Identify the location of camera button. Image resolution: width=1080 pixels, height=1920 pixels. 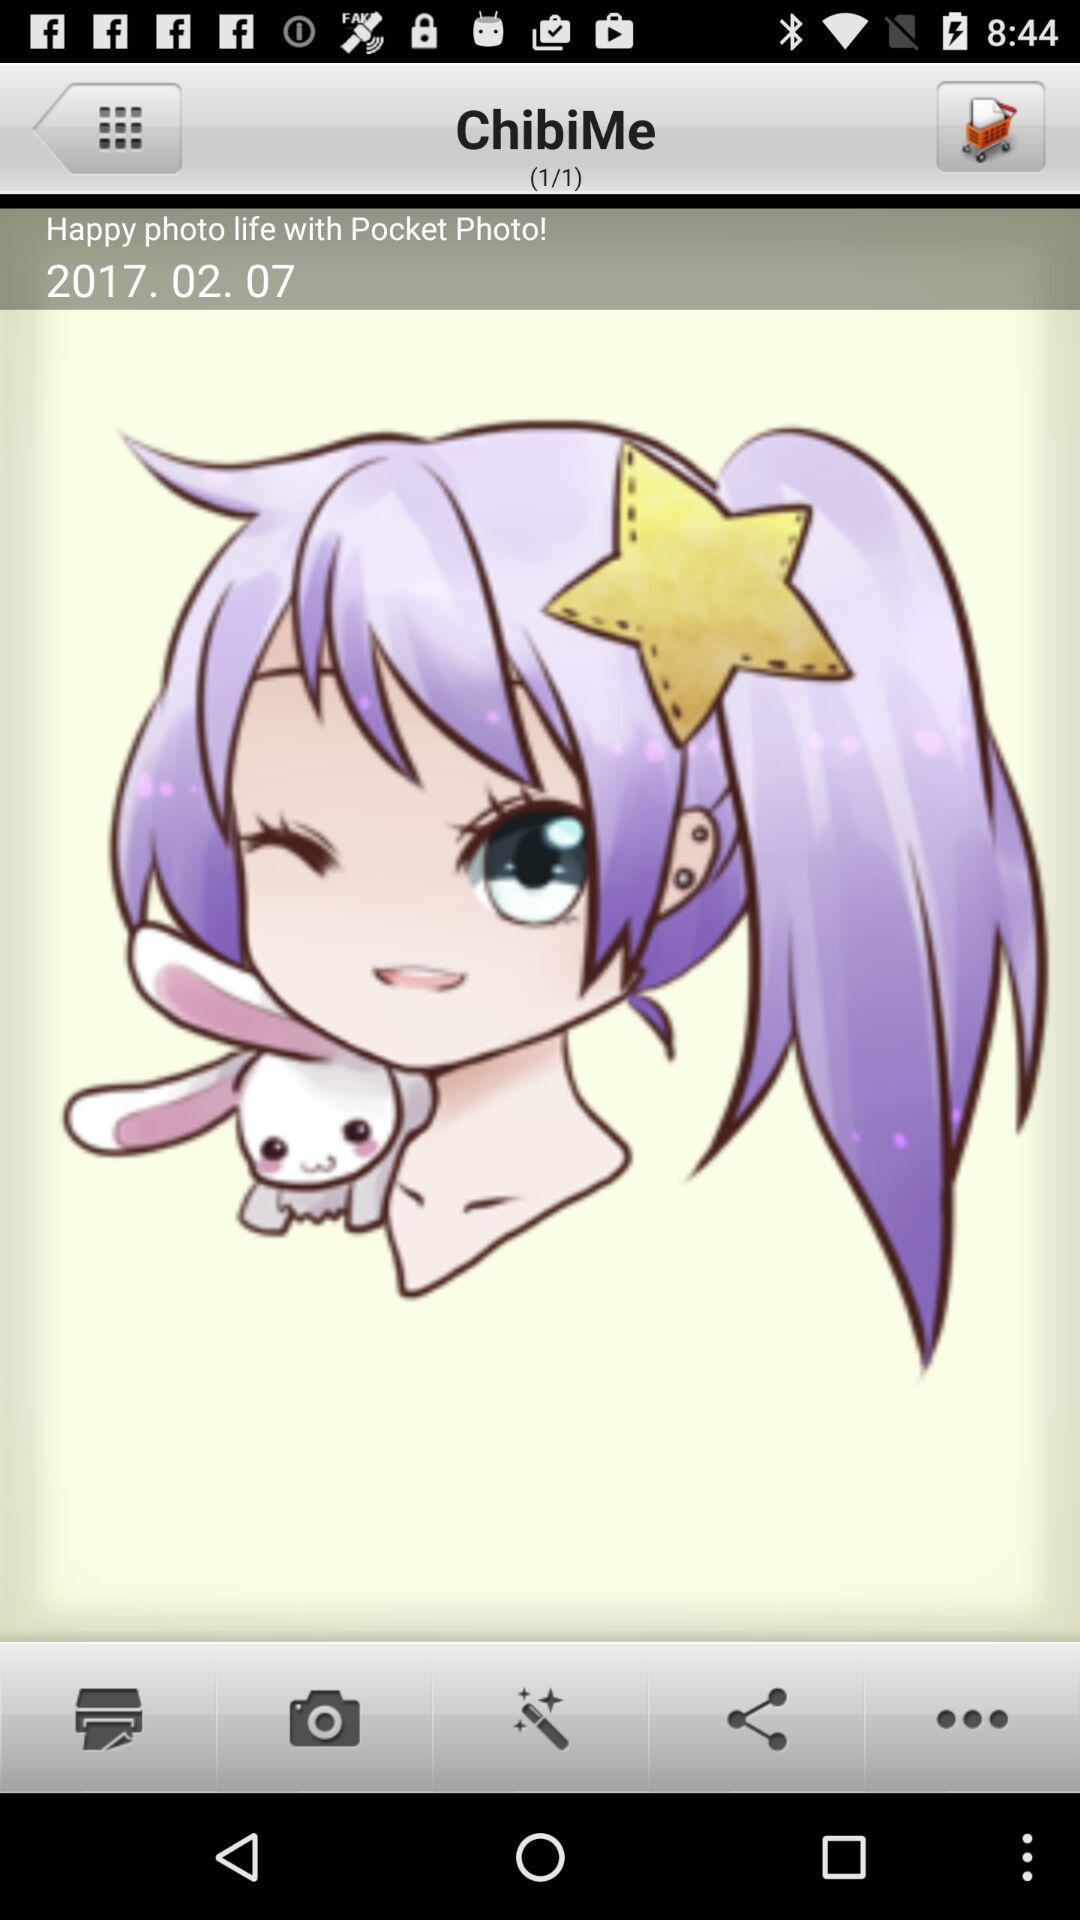
(323, 1716).